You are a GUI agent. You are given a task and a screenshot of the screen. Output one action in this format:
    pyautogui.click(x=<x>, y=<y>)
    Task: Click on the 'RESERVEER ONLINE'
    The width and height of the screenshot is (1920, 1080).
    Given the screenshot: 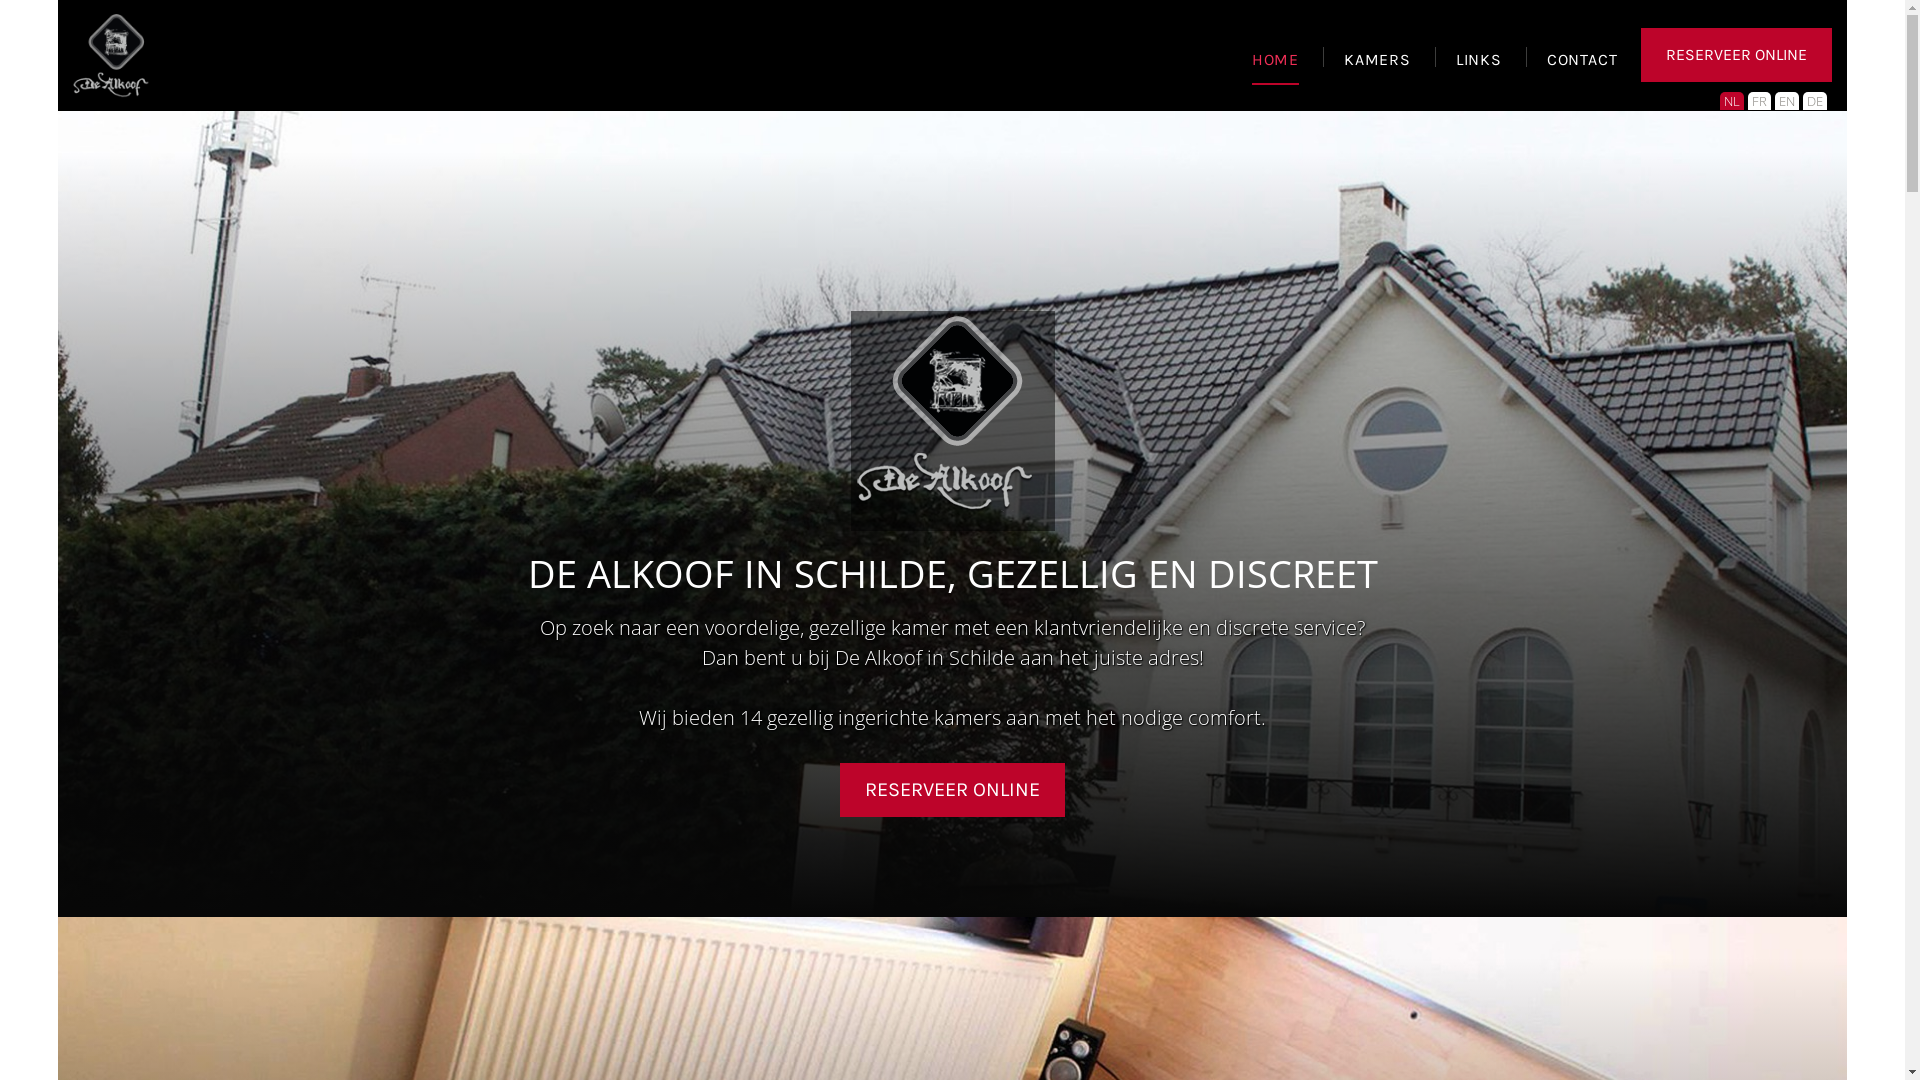 What is the action you would take?
    pyautogui.click(x=840, y=789)
    